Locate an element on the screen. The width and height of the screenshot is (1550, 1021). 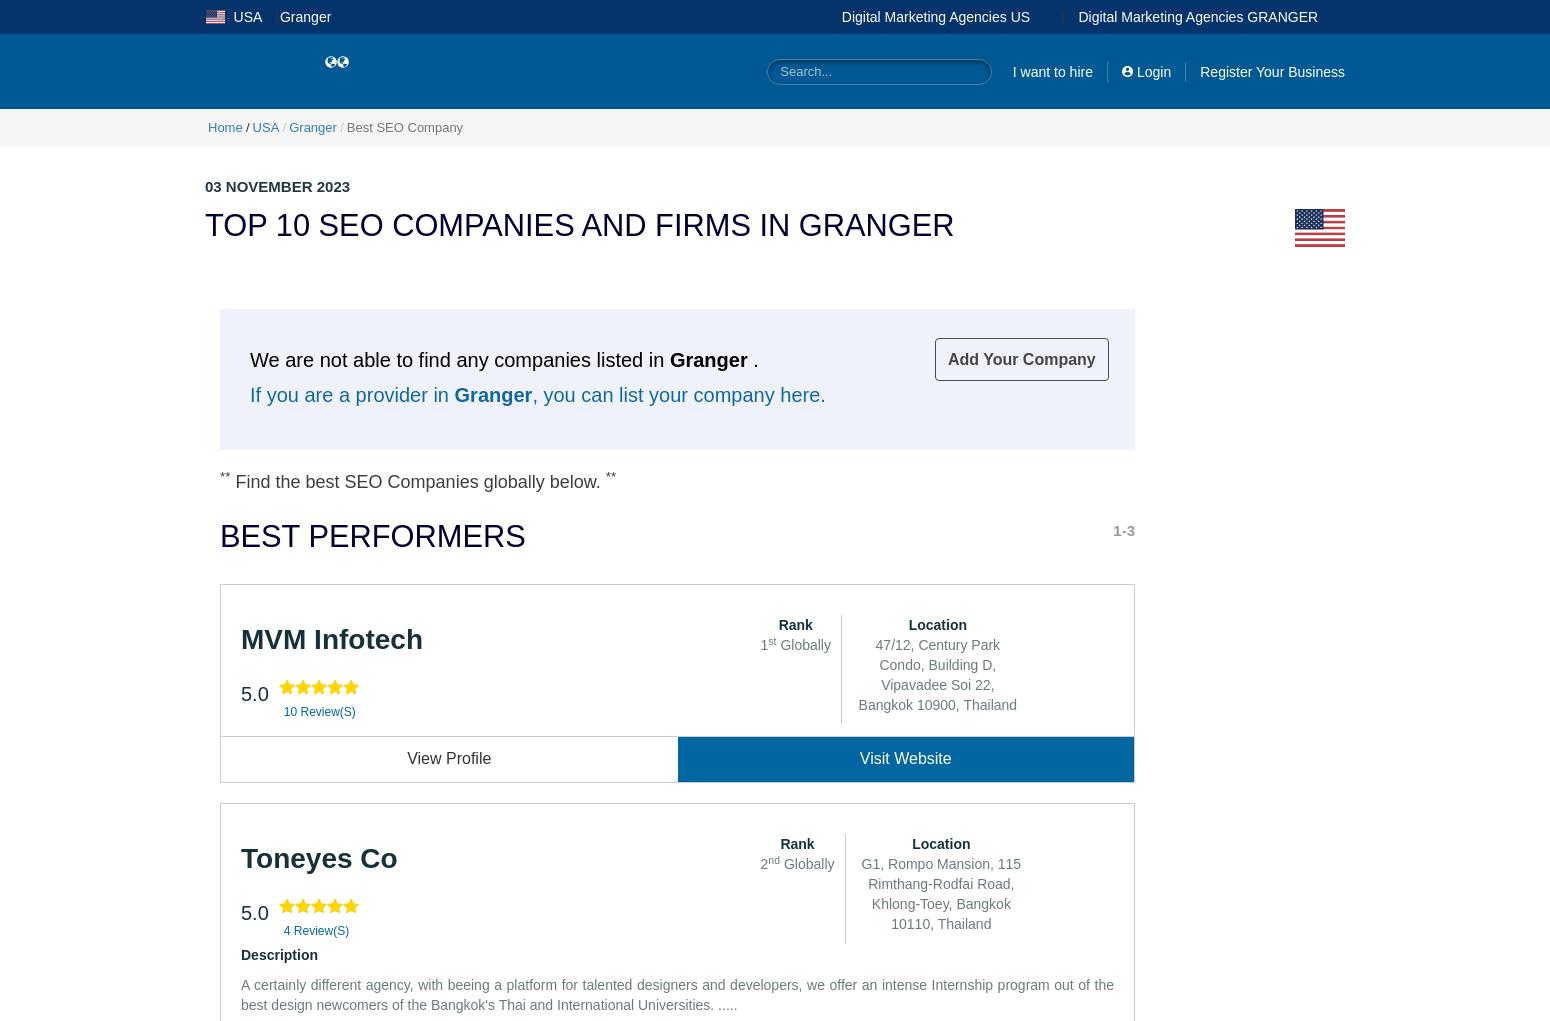
'View Profile' is located at coordinates (449, 758).